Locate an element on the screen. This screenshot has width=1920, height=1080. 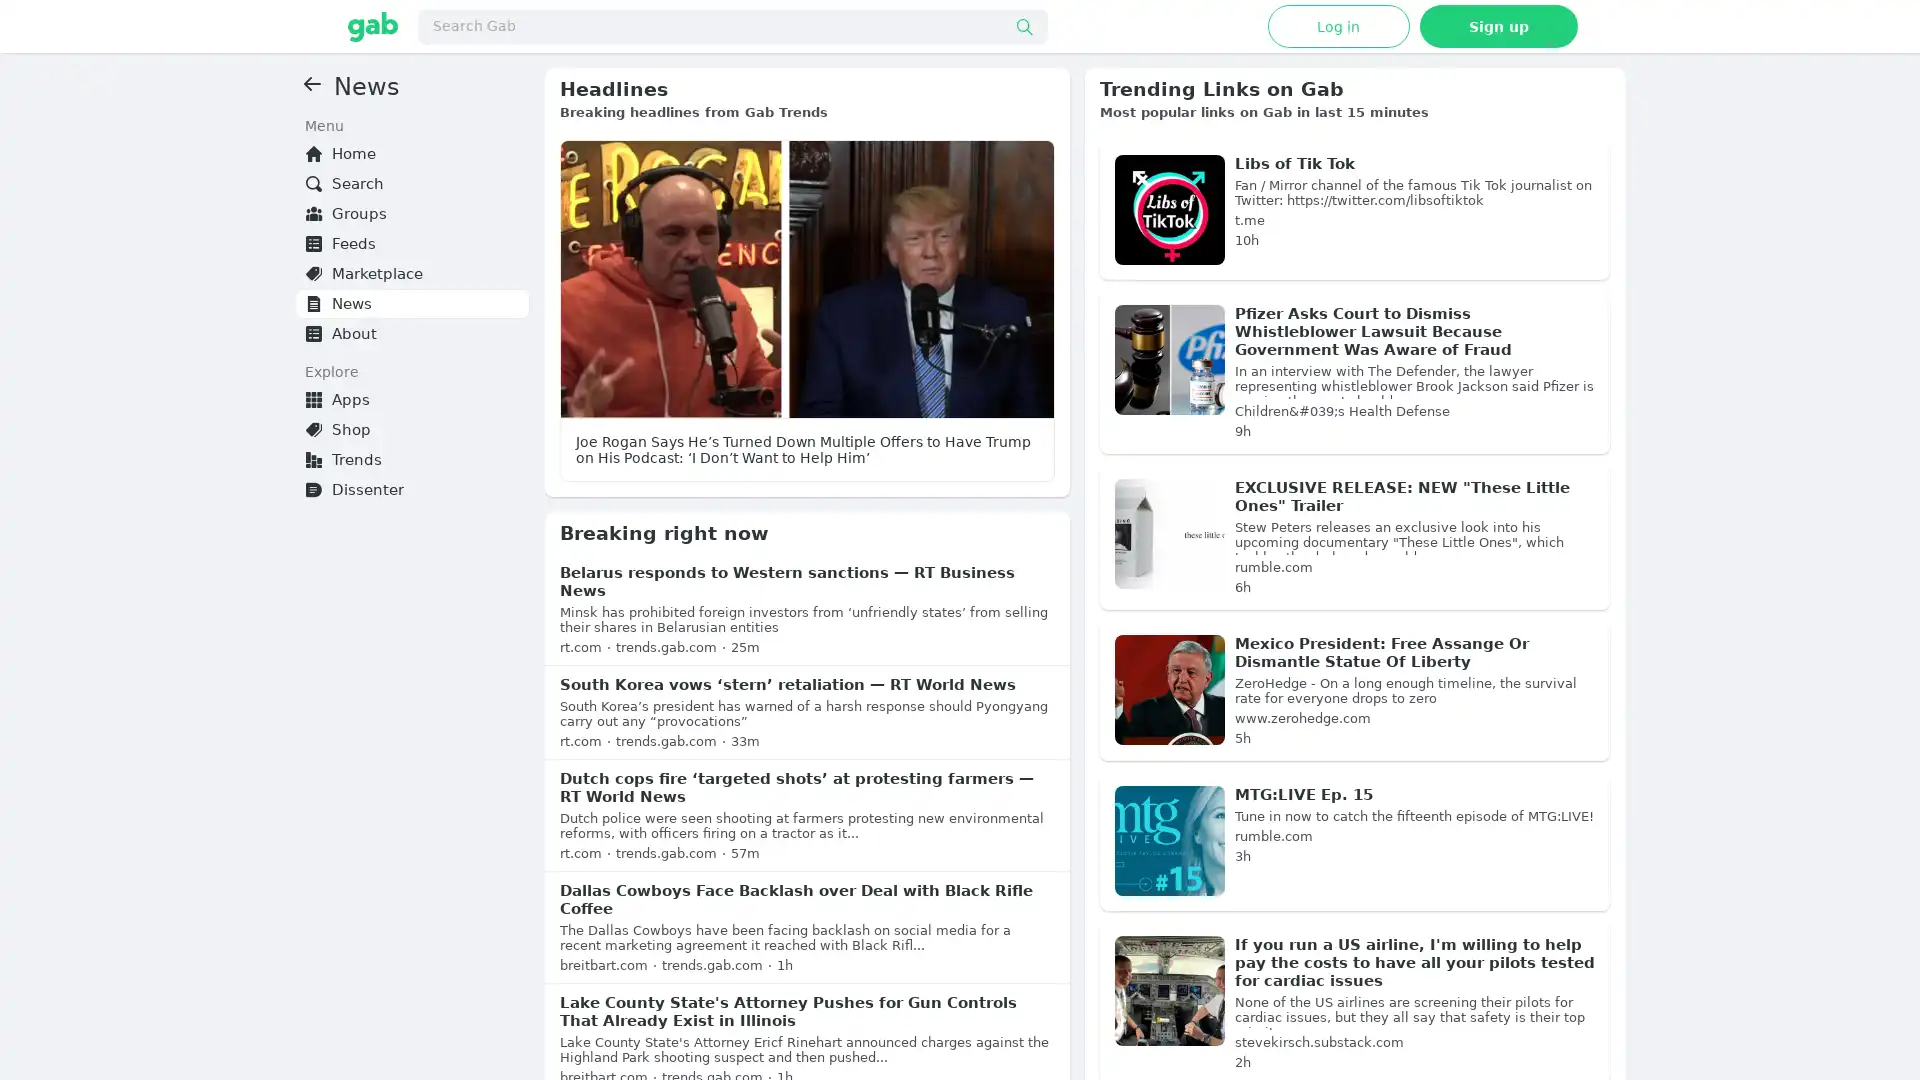
? is located at coordinates (1606, 96).